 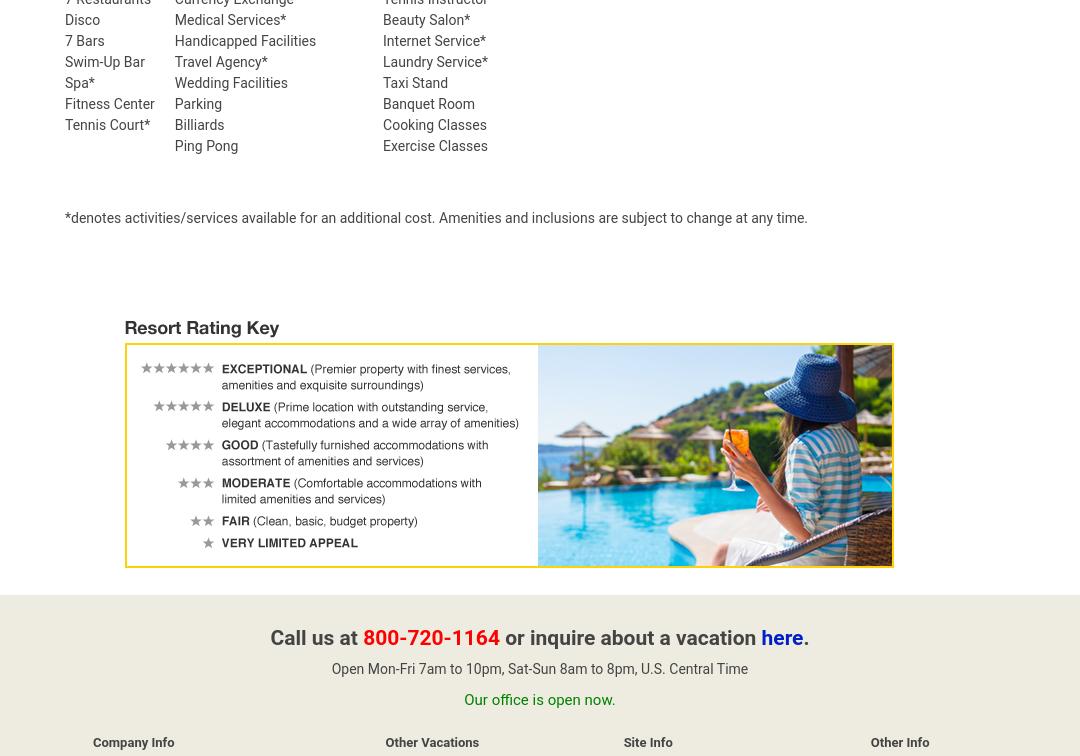 What do you see at coordinates (434, 61) in the screenshot?
I see `'Laundry Service*'` at bounding box center [434, 61].